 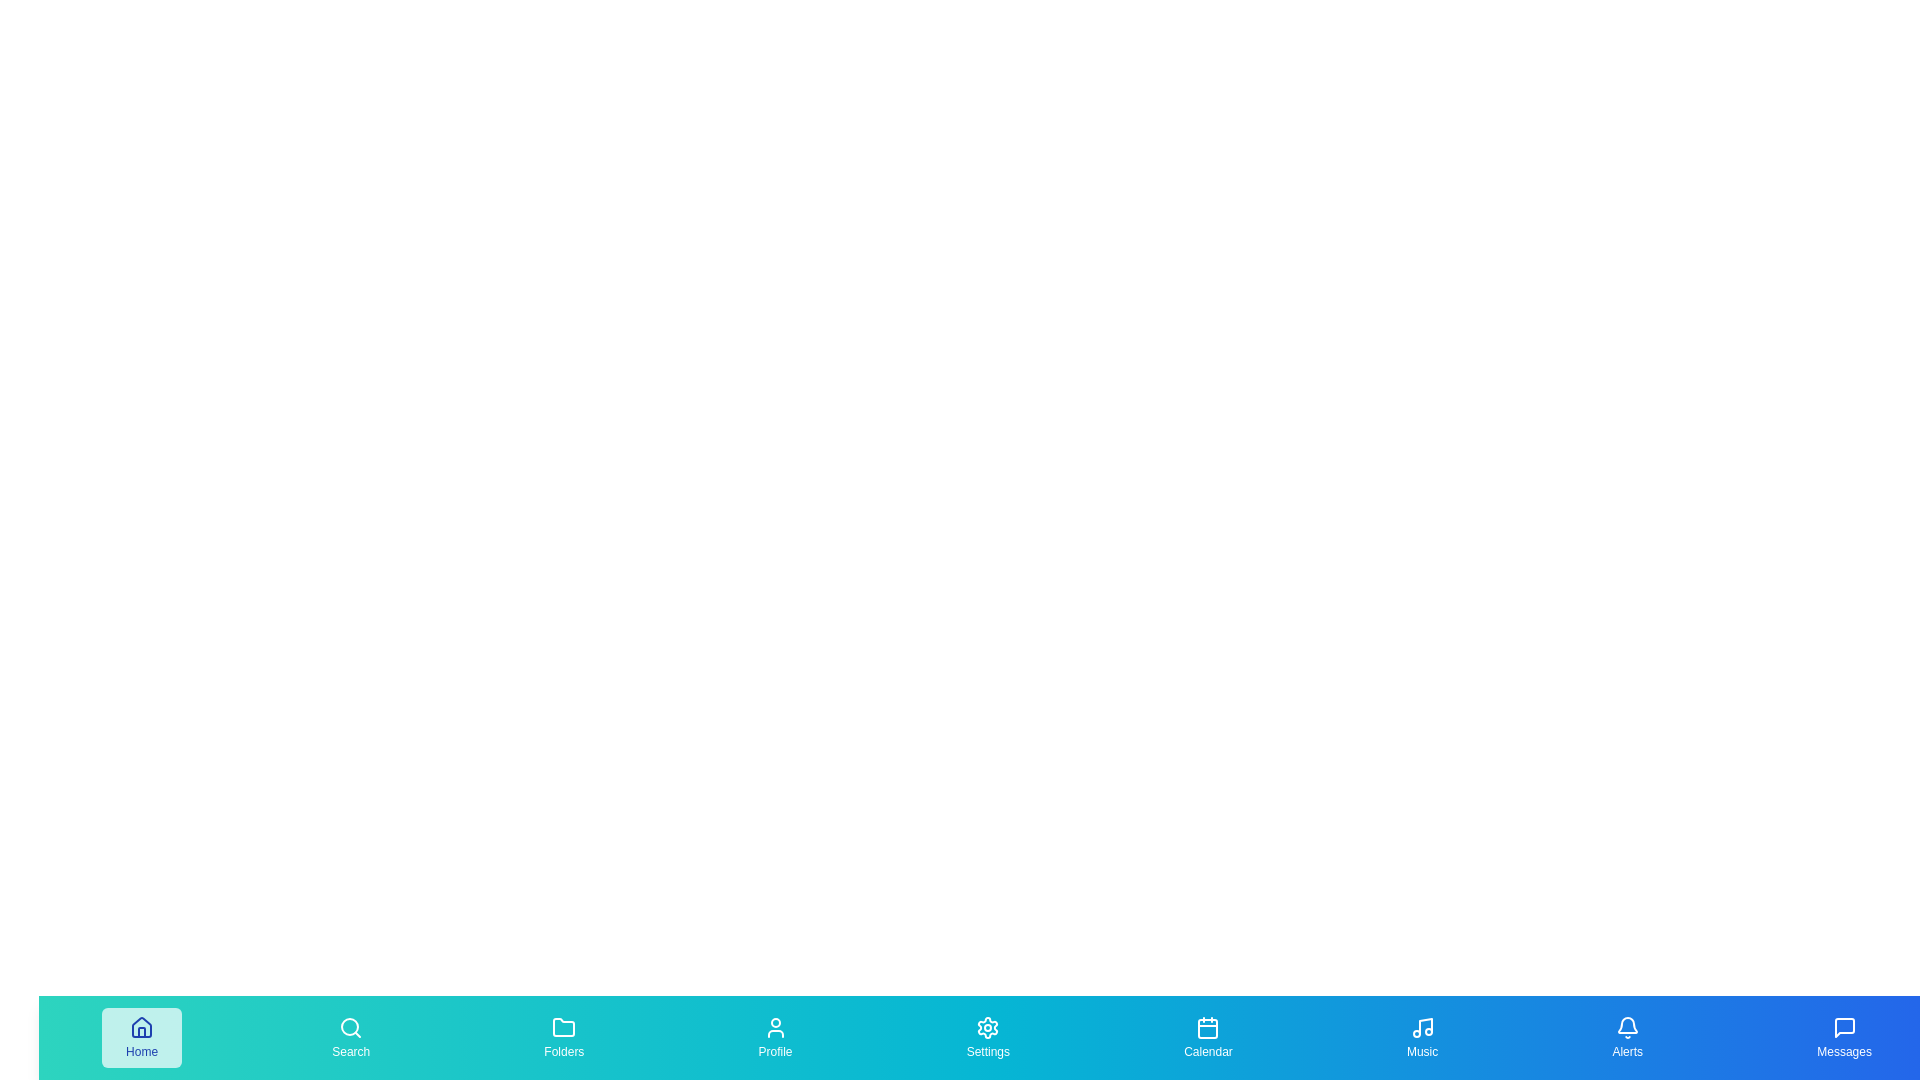 What do you see at coordinates (988, 1036) in the screenshot?
I see `the 'Settings' tab in the bottom navigation bar` at bounding box center [988, 1036].